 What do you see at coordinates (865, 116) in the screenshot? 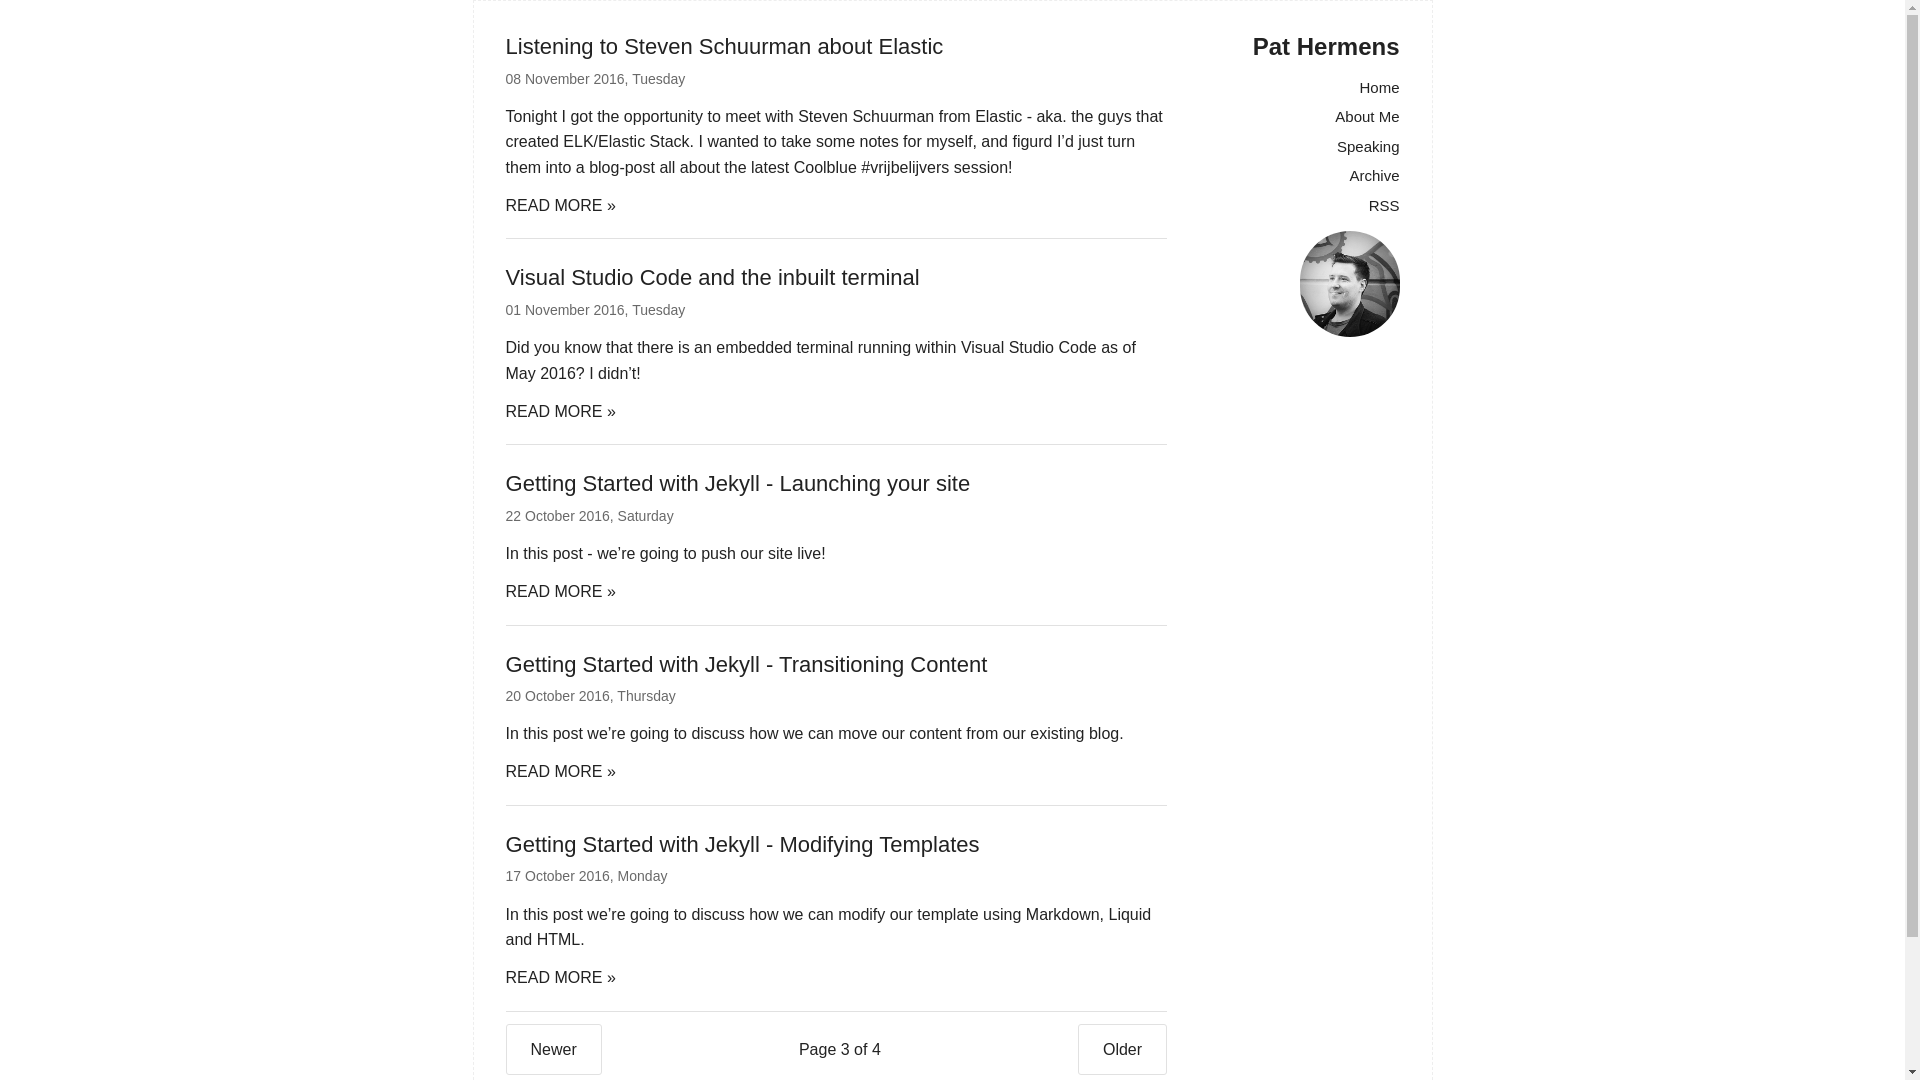
I see `'Steven Schuurman'` at bounding box center [865, 116].